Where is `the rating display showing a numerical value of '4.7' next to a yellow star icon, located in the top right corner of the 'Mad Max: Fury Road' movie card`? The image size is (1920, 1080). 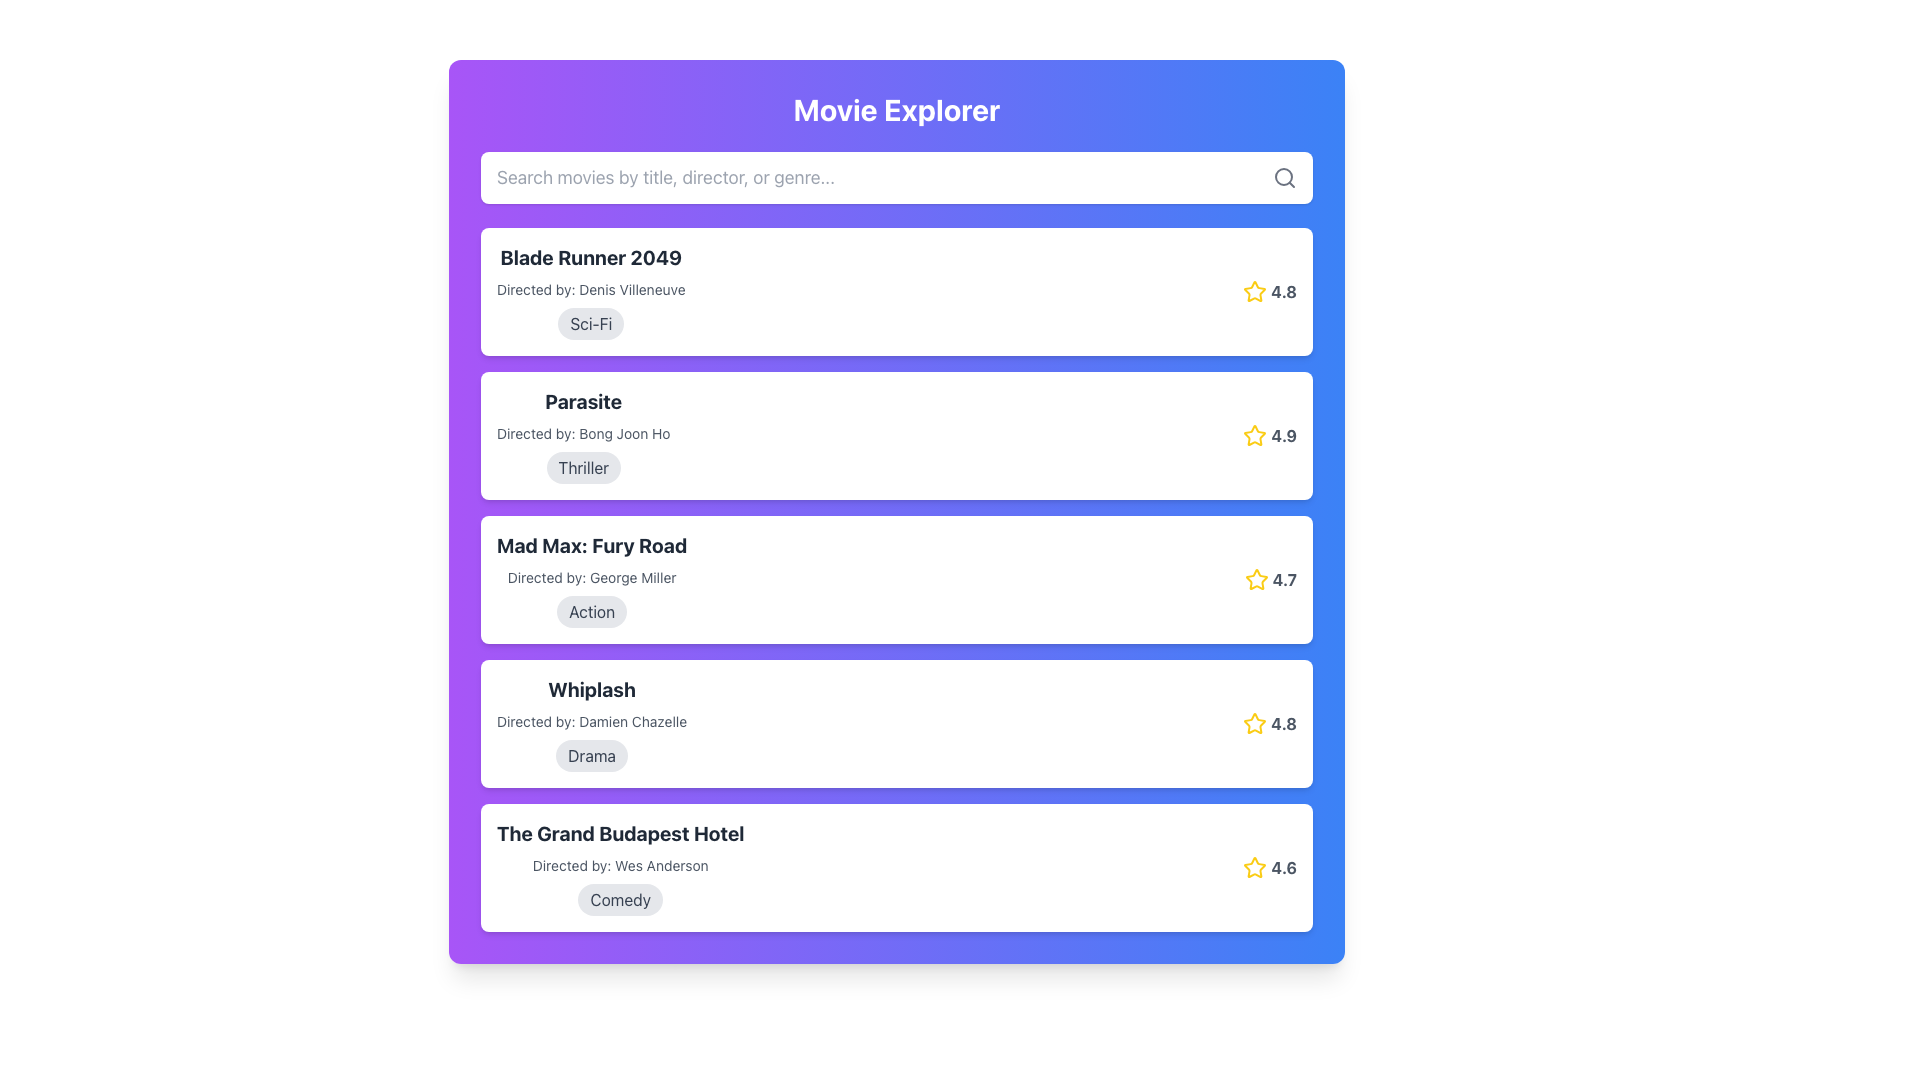
the rating display showing a numerical value of '4.7' next to a yellow star icon, located in the top right corner of the 'Mad Max: Fury Road' movie card is located at coordinates (1269, 579).